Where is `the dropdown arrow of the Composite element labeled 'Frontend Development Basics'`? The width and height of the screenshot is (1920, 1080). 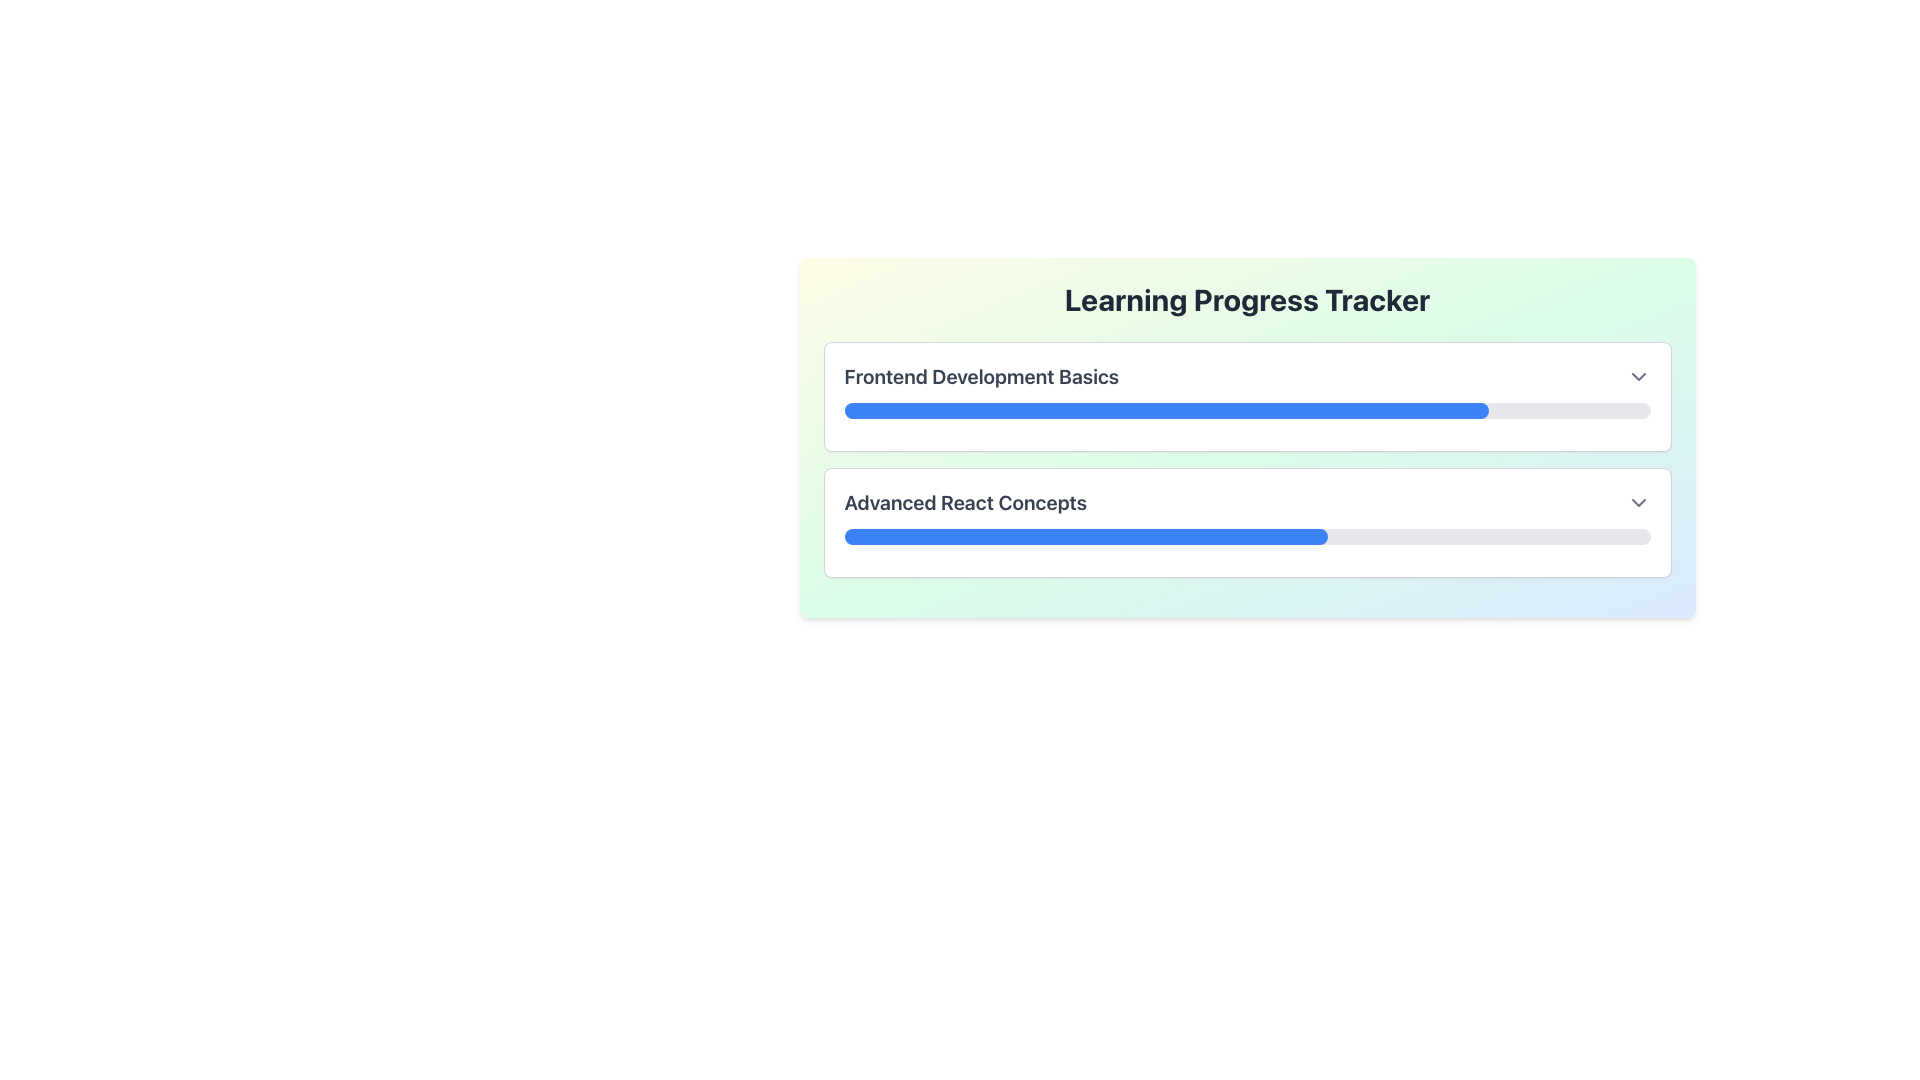
the dropdown arrow of the Composite element labeled 'Frontend Development Basics' is located at coordinates (1246, 377).